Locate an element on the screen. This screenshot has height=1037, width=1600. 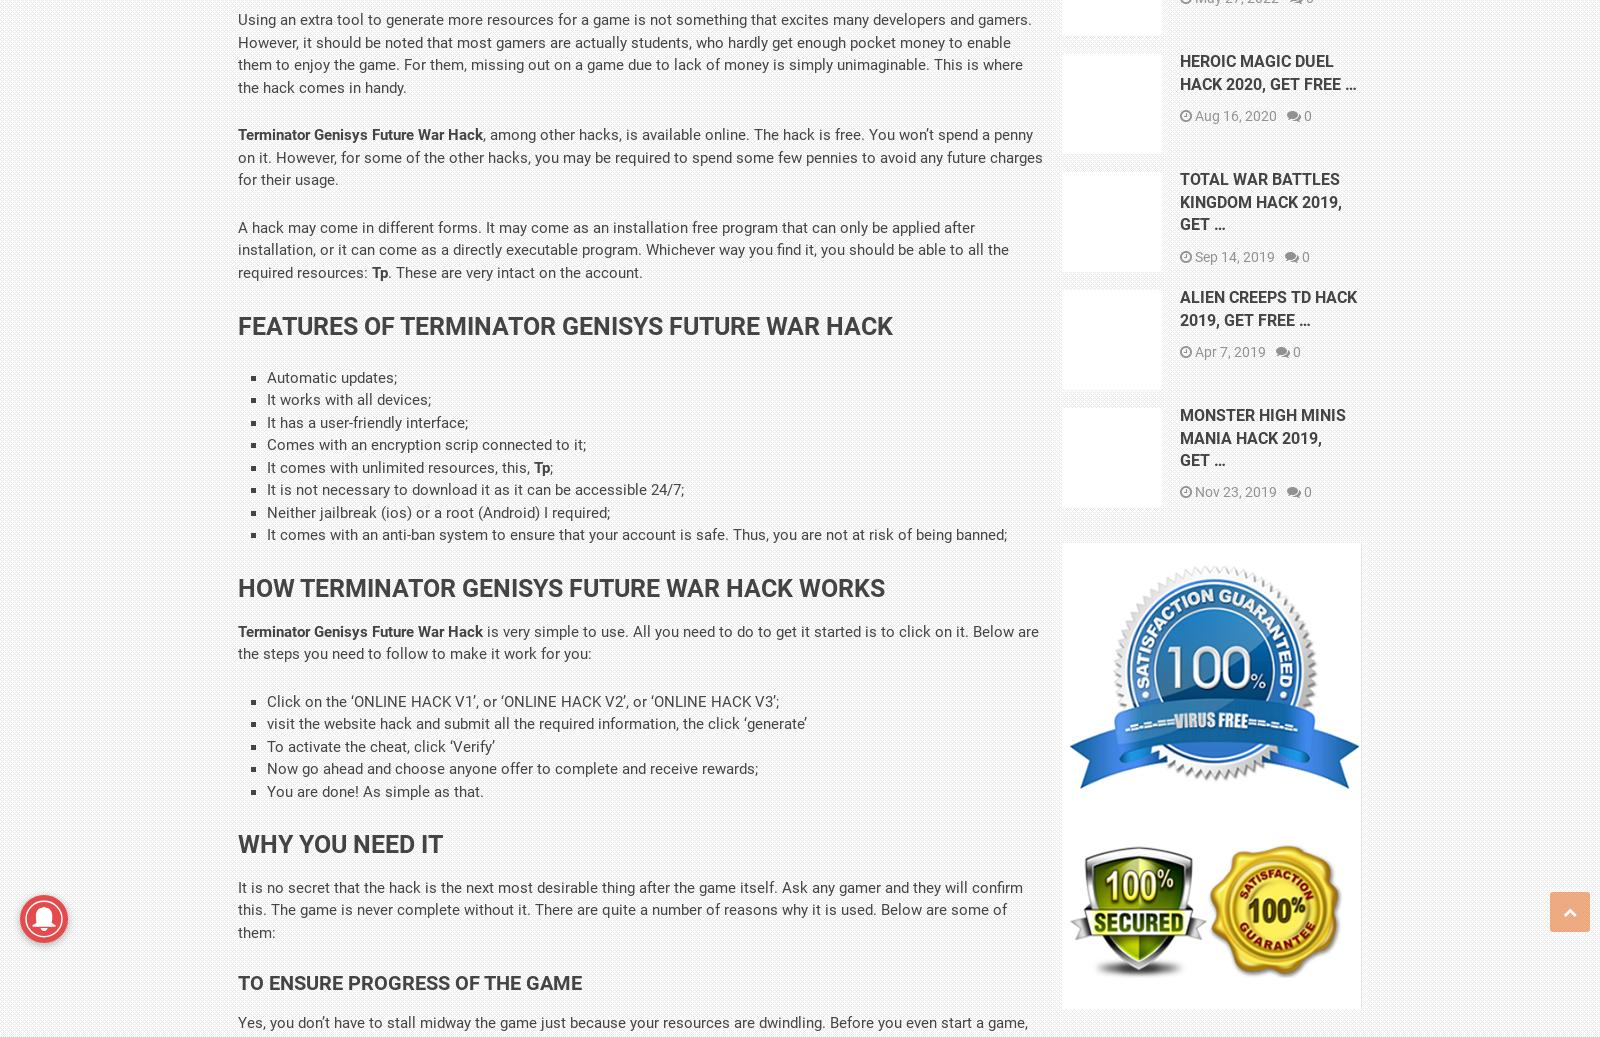
'How Terminator Genisys Future War Hack Works' is located at coordinates (560, 587).